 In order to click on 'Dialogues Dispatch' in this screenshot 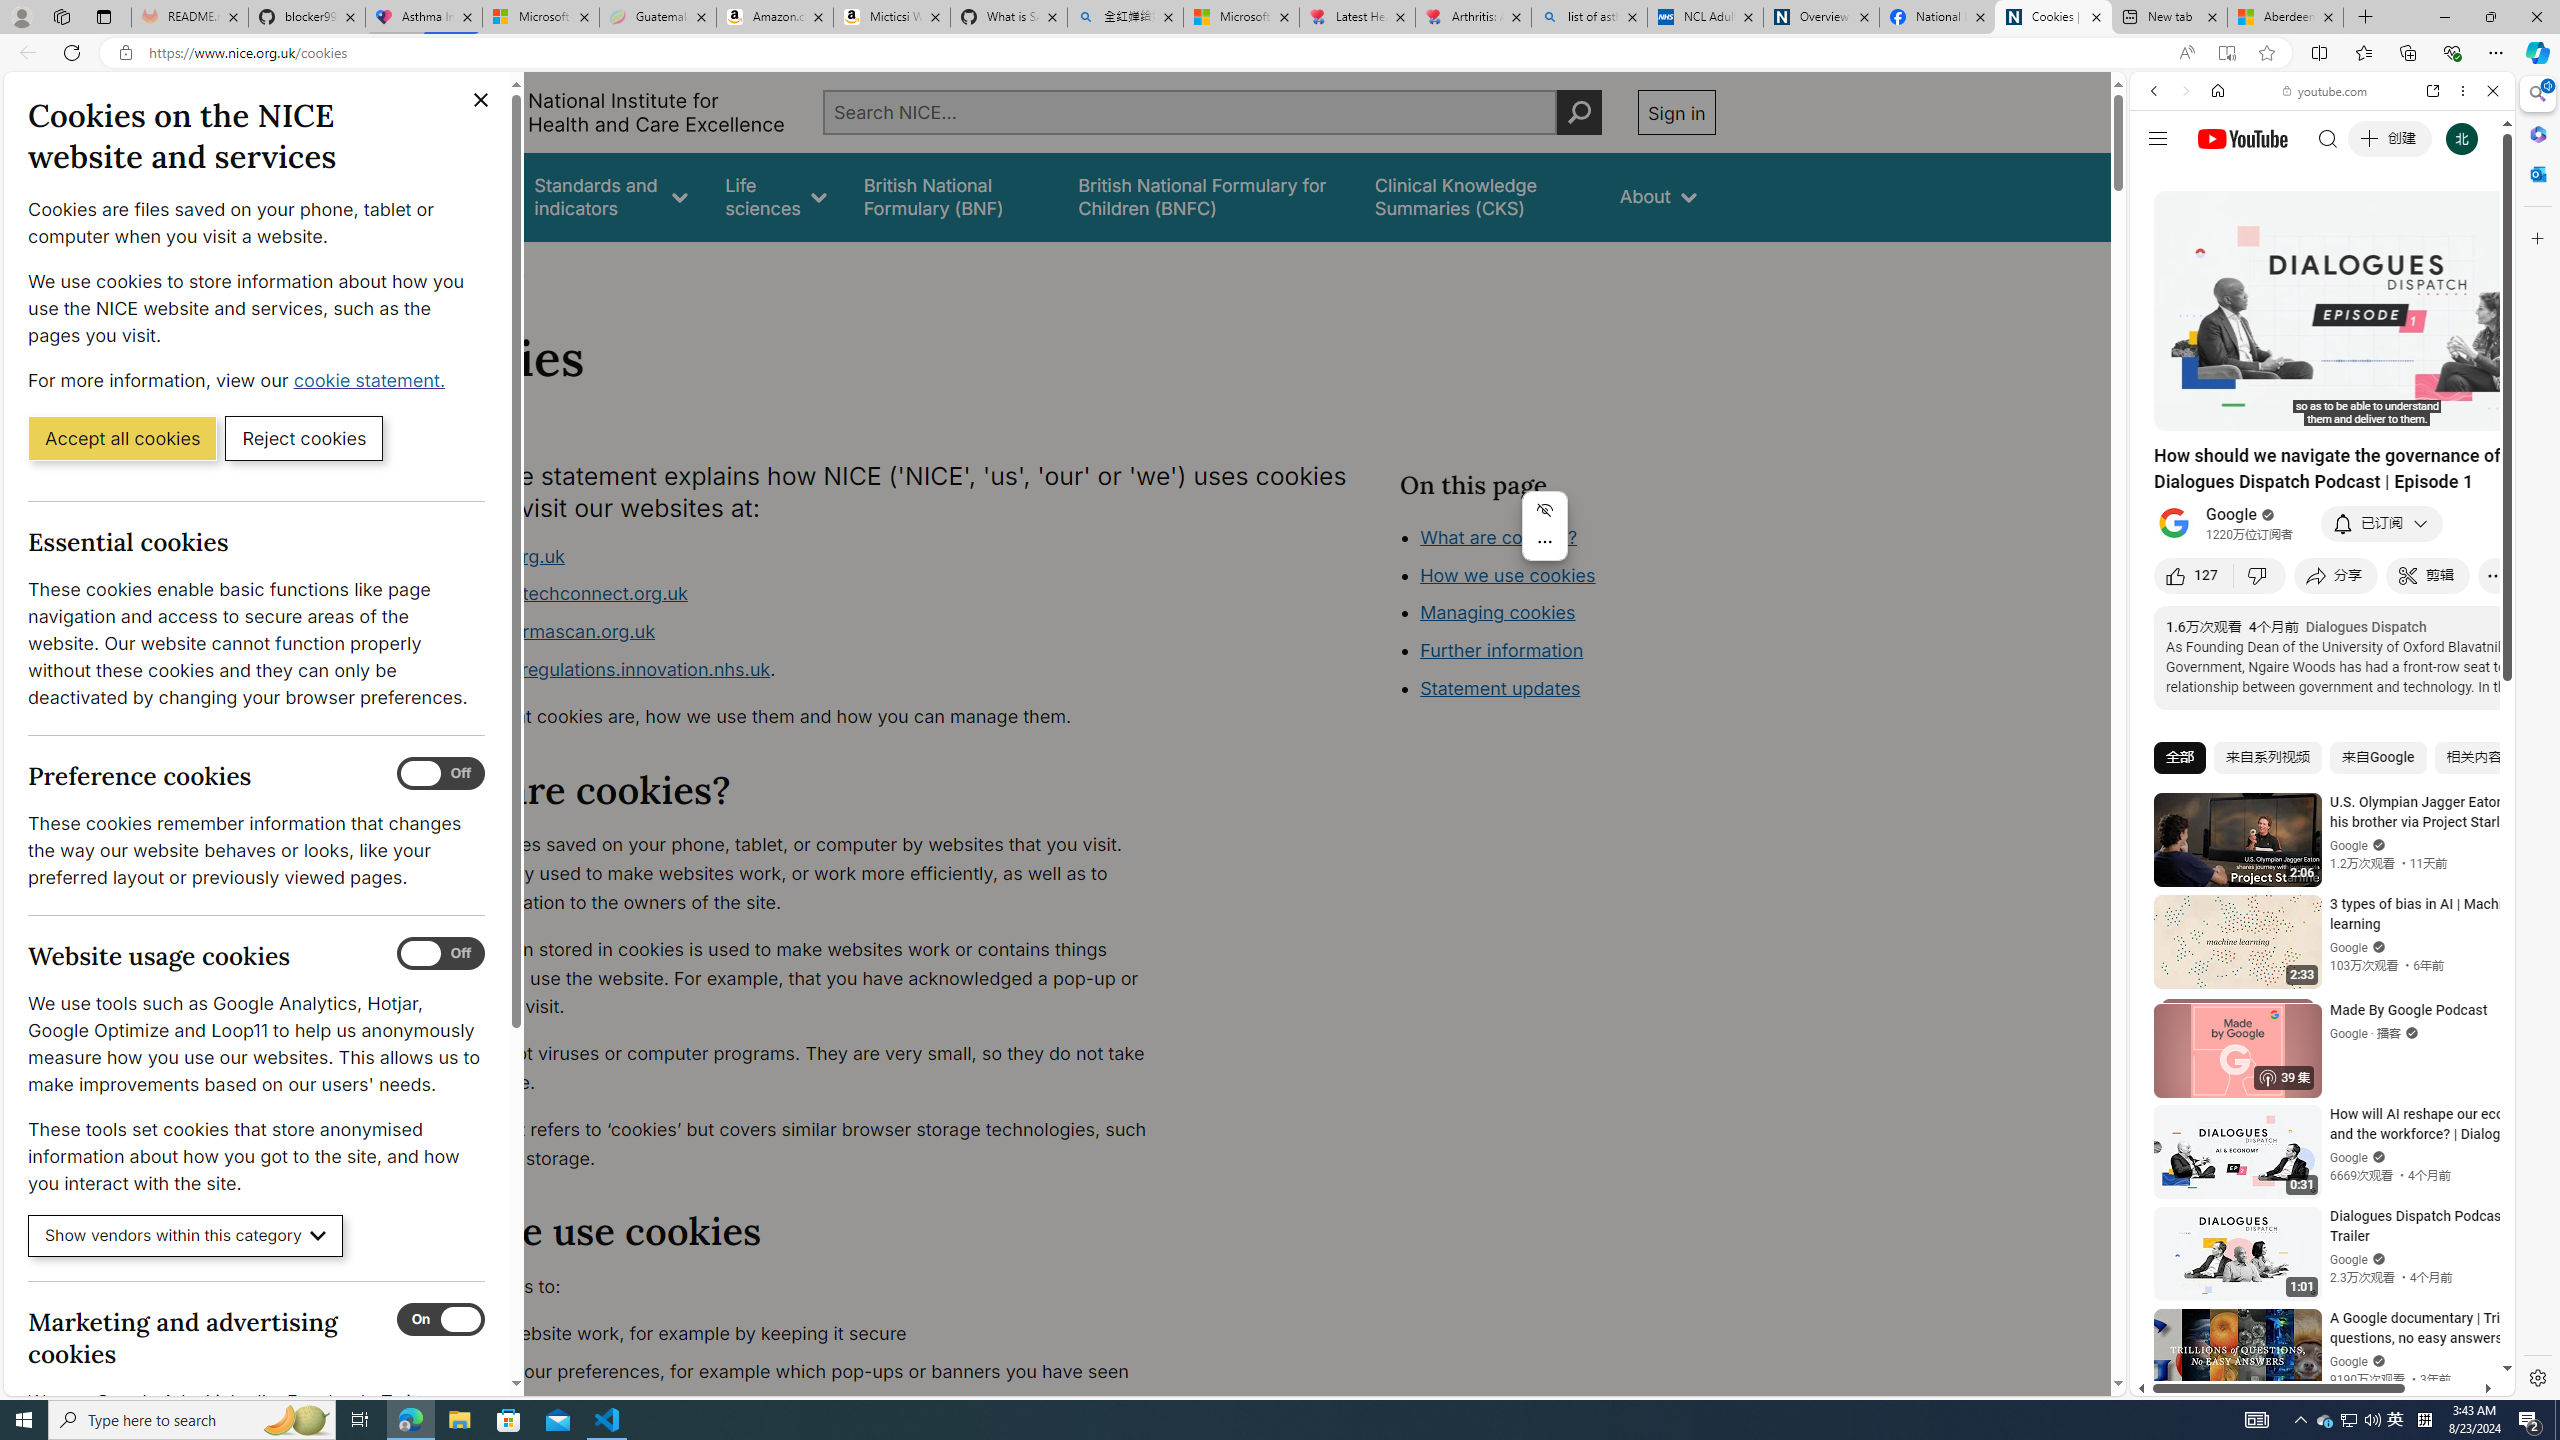, I will do `click(2364, 627)`.